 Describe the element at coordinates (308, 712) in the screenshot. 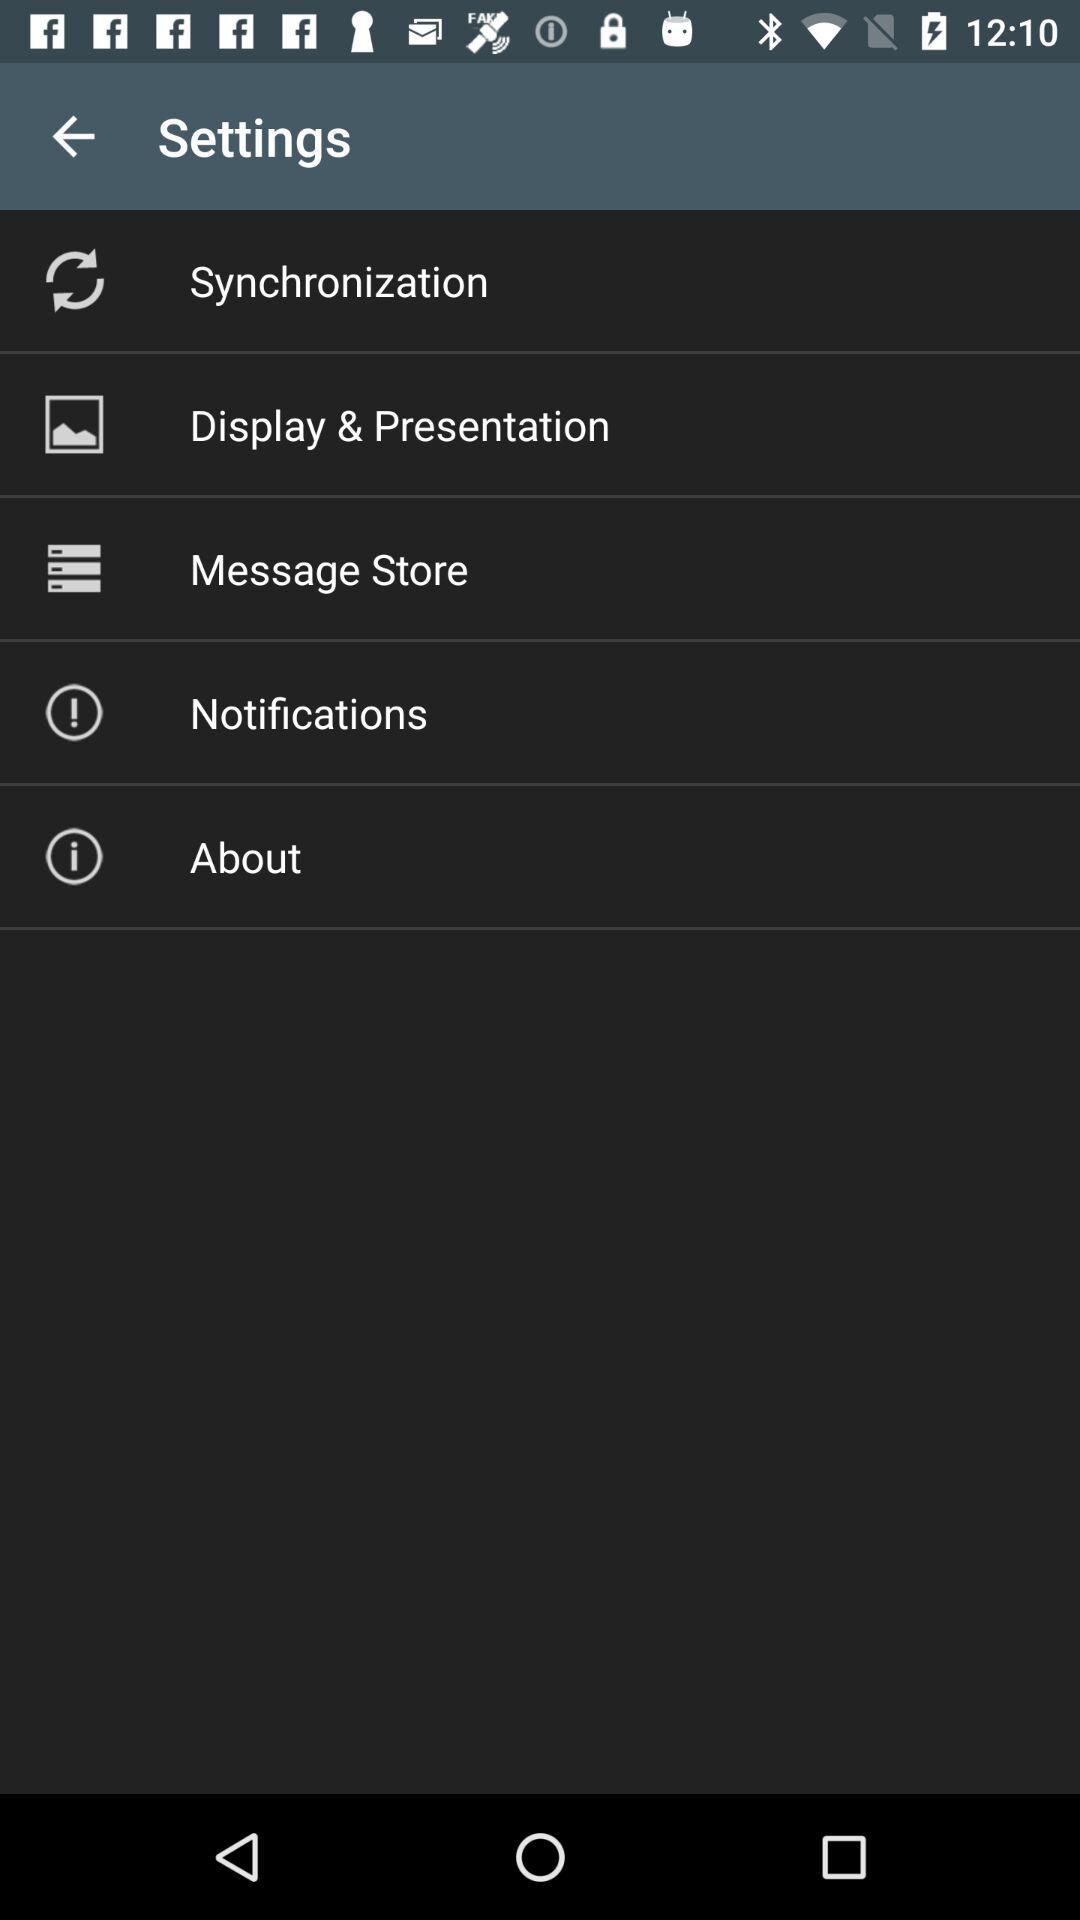

I see `the icon above about icon` at that location.